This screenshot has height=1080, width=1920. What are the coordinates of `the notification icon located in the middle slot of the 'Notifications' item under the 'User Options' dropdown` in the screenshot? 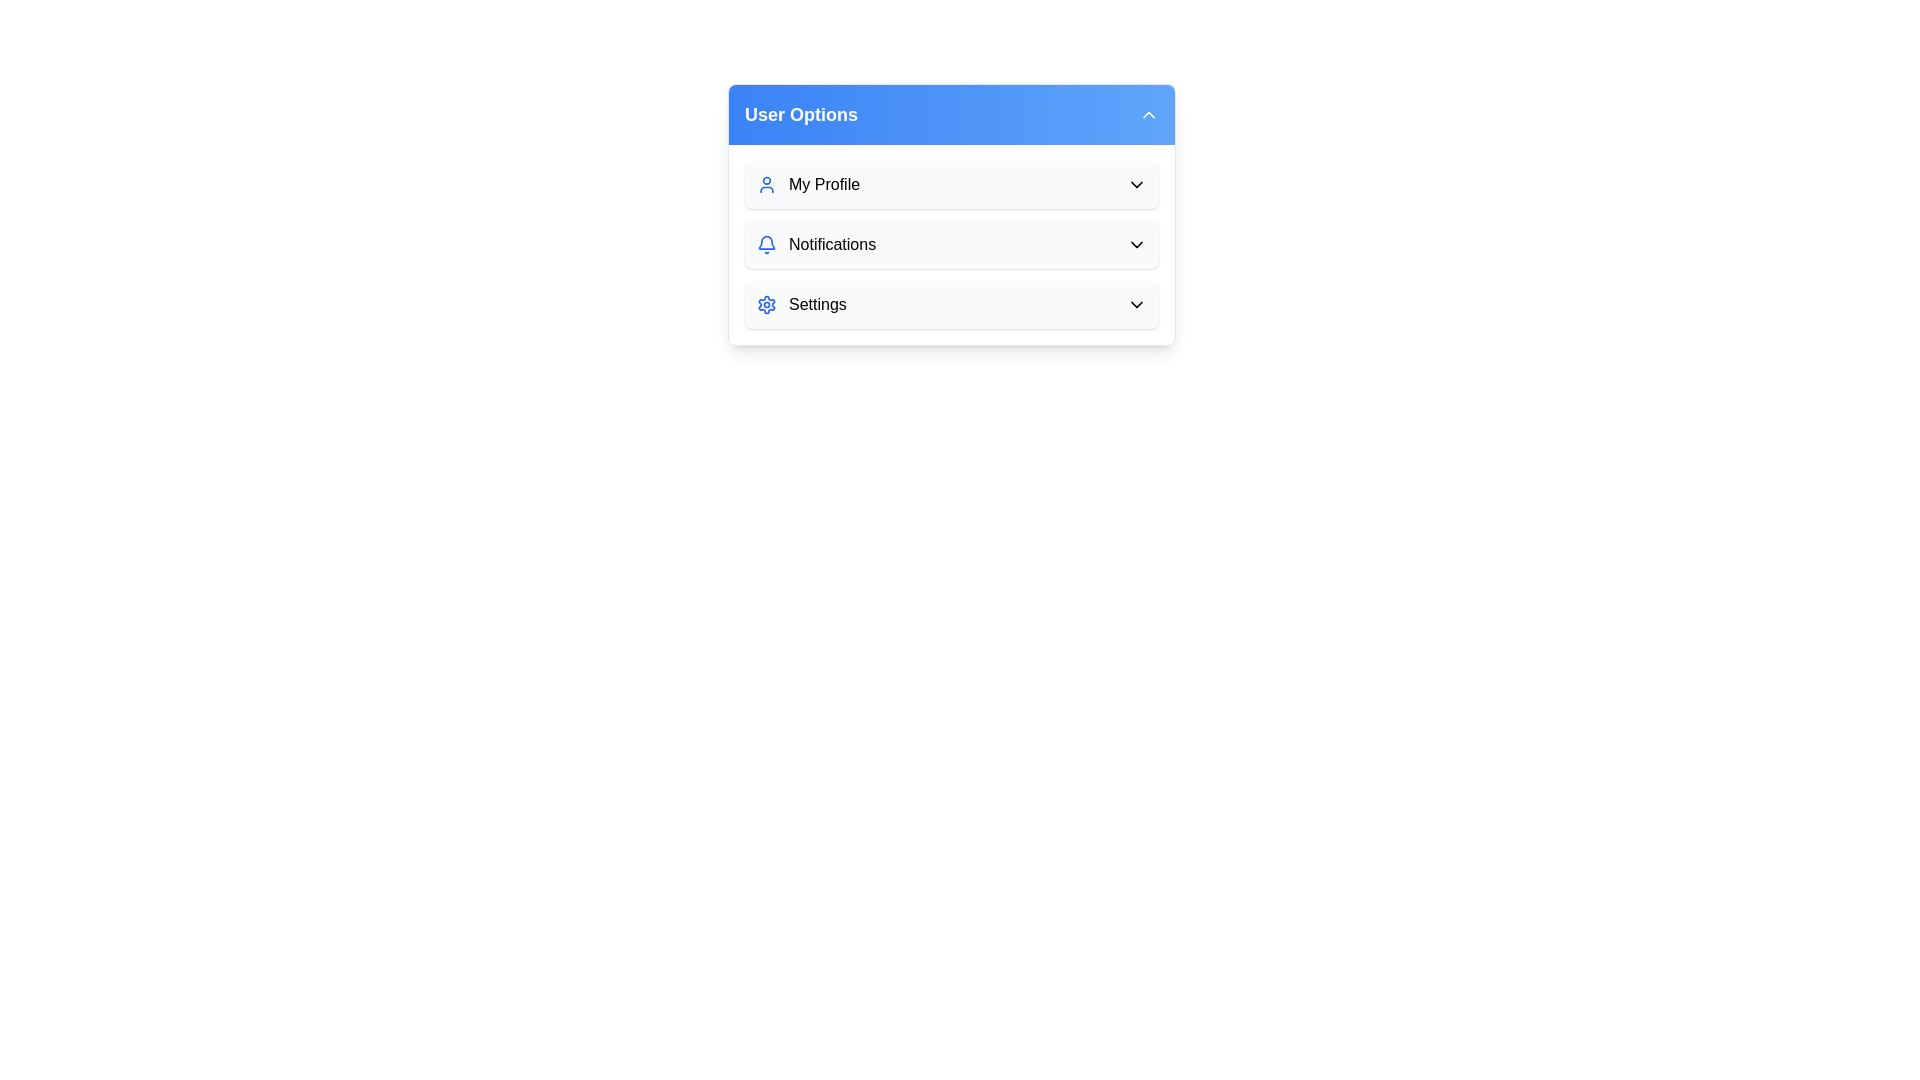 It's located at (766, 241).